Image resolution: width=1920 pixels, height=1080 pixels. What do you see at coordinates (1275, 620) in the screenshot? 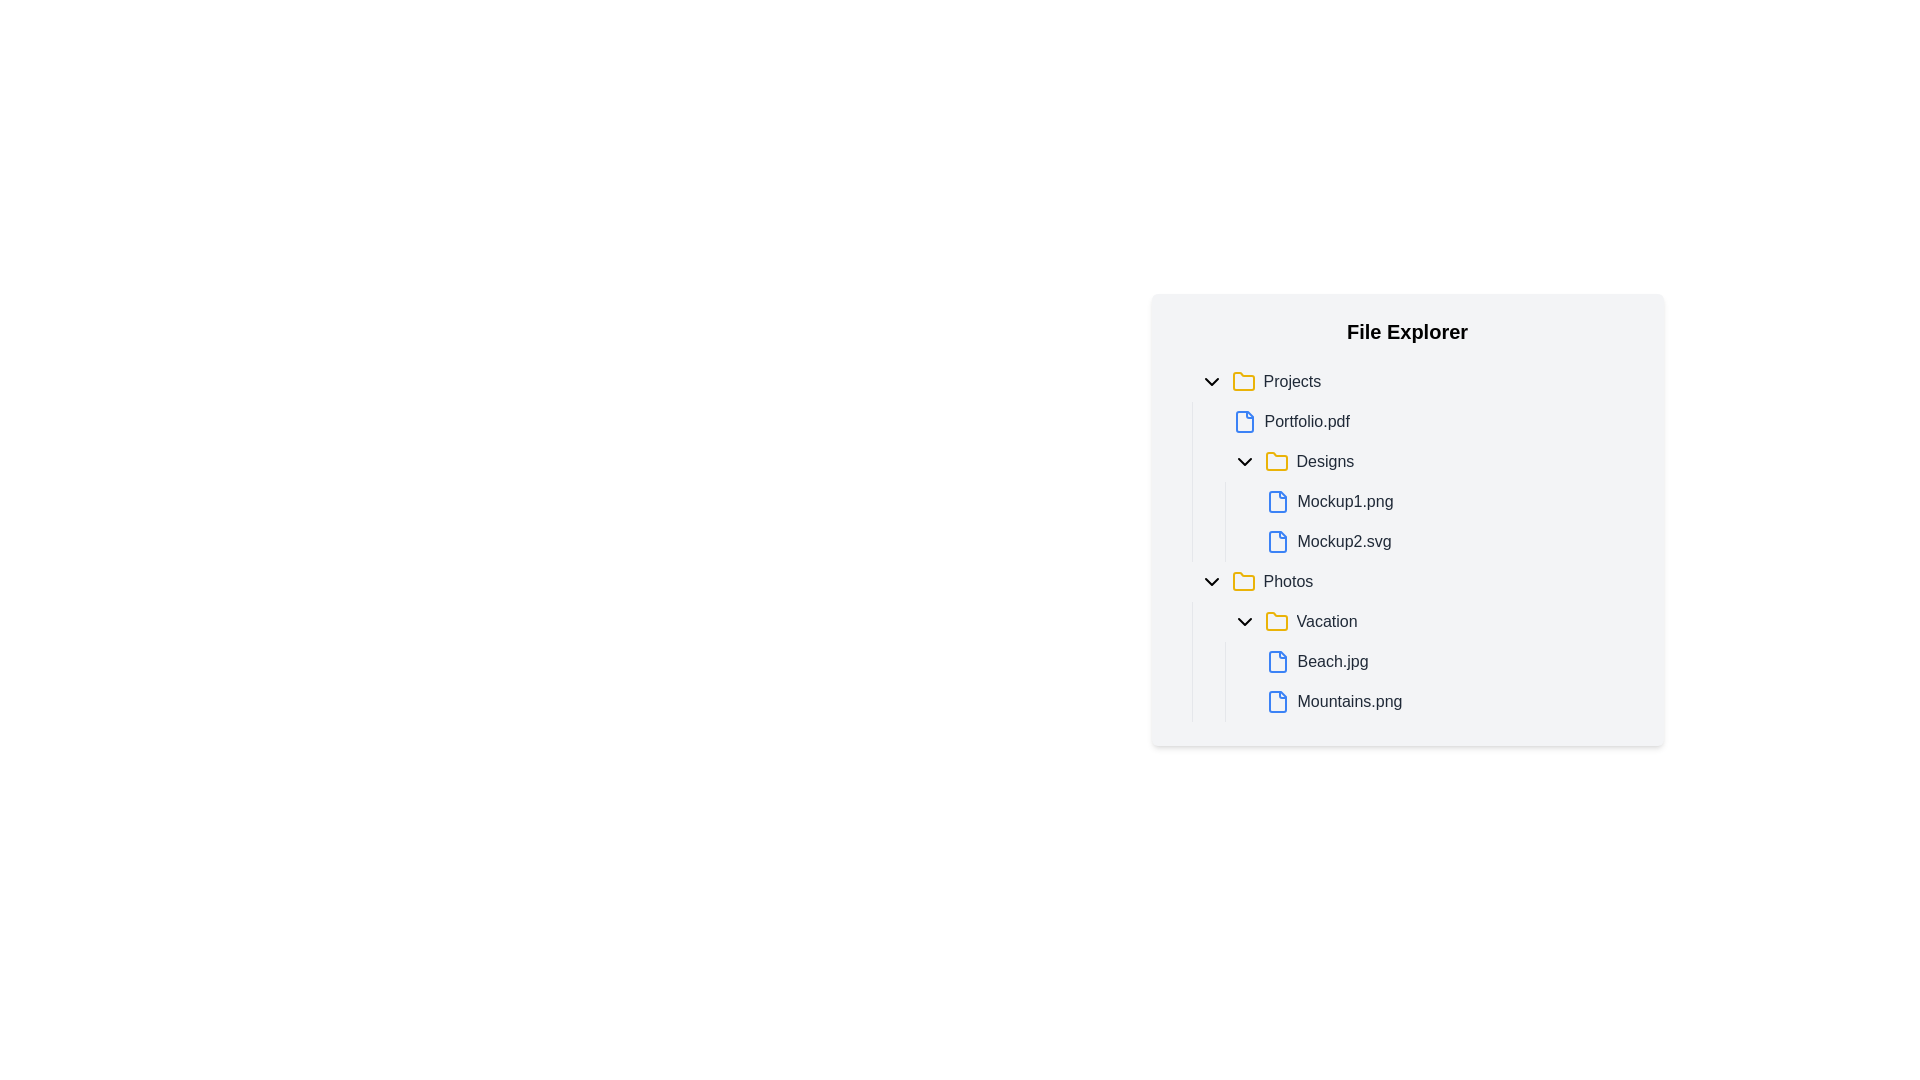
I see `the folder icon labeled 'Vacation'` at bounding box center [1275, 620].